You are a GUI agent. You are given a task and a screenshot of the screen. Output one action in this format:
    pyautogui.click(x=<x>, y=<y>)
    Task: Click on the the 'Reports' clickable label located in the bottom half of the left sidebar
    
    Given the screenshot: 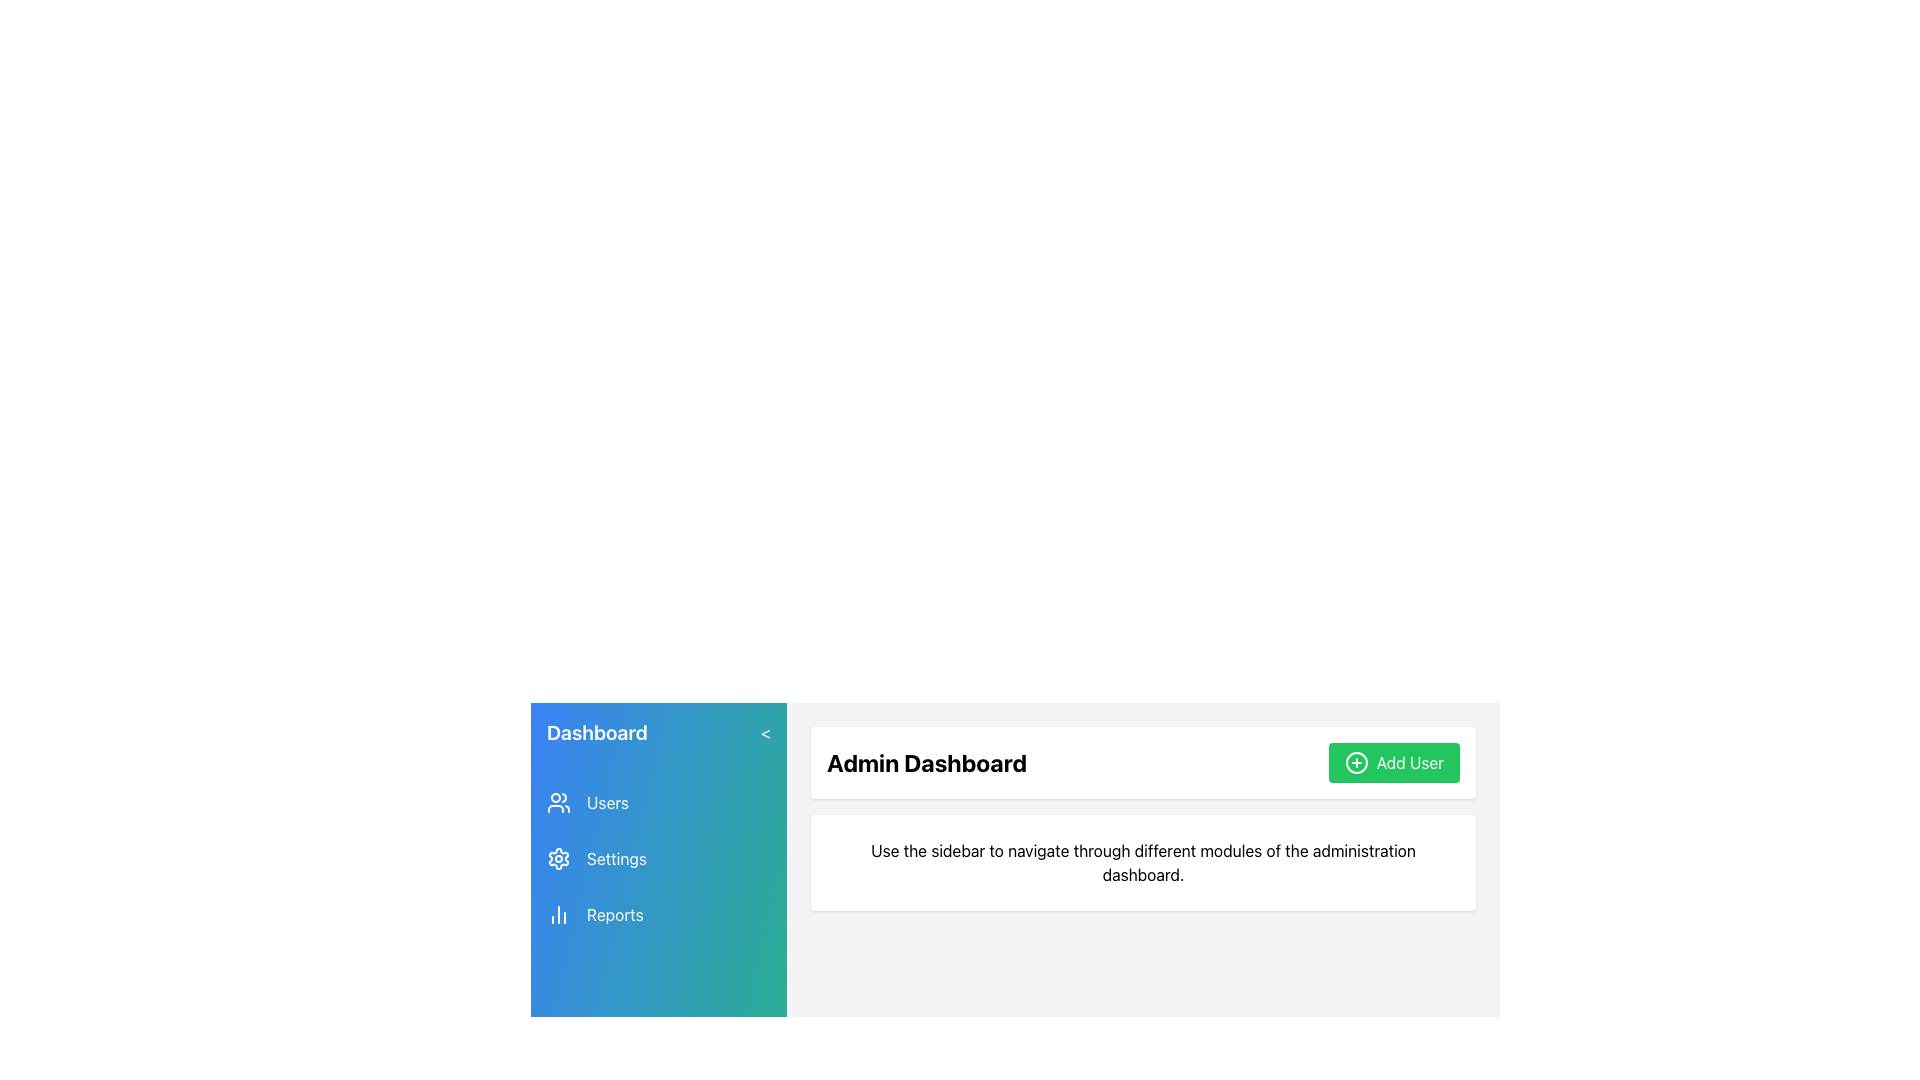 What is the action you would take?
    pyautogui.click(x=614, y=914)
    